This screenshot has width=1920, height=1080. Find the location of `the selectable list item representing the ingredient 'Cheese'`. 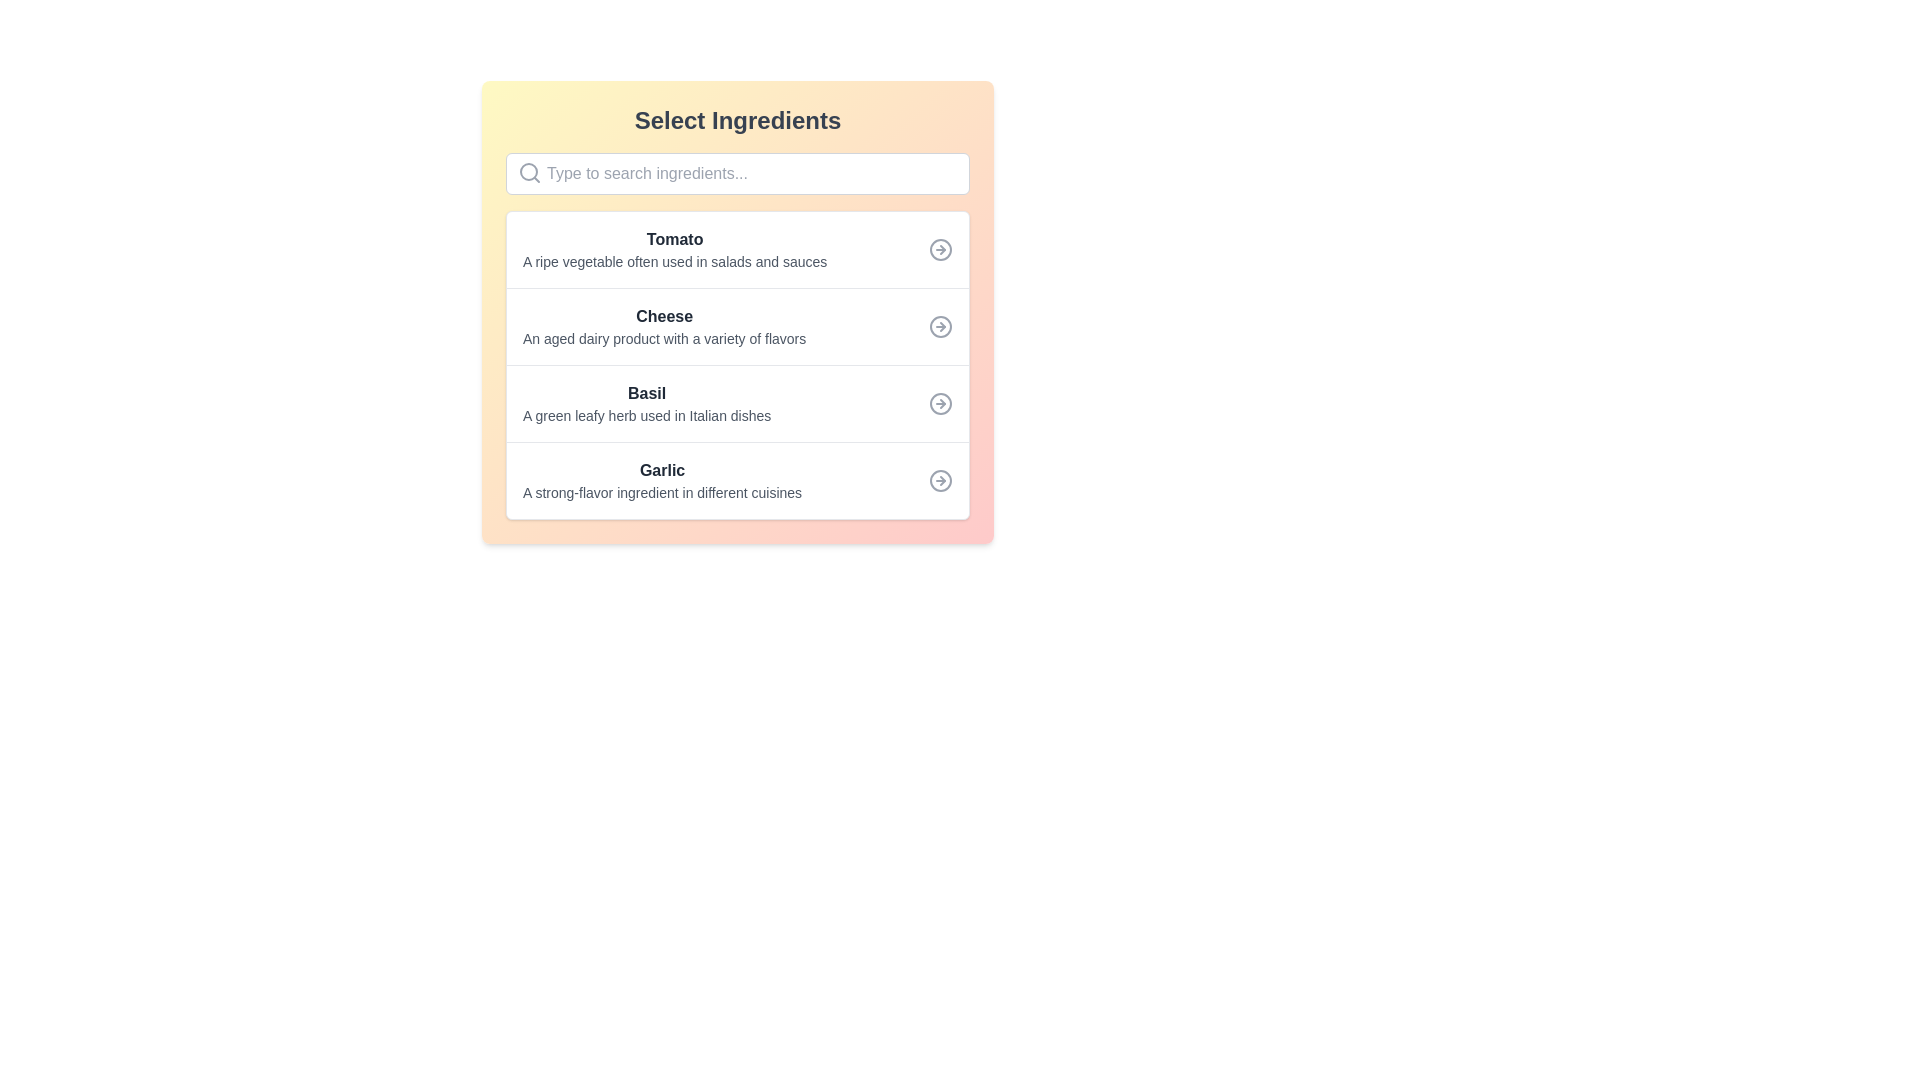

the selectable list item representing the ingredient 'Cheese' is located at coordinates (737, 325).